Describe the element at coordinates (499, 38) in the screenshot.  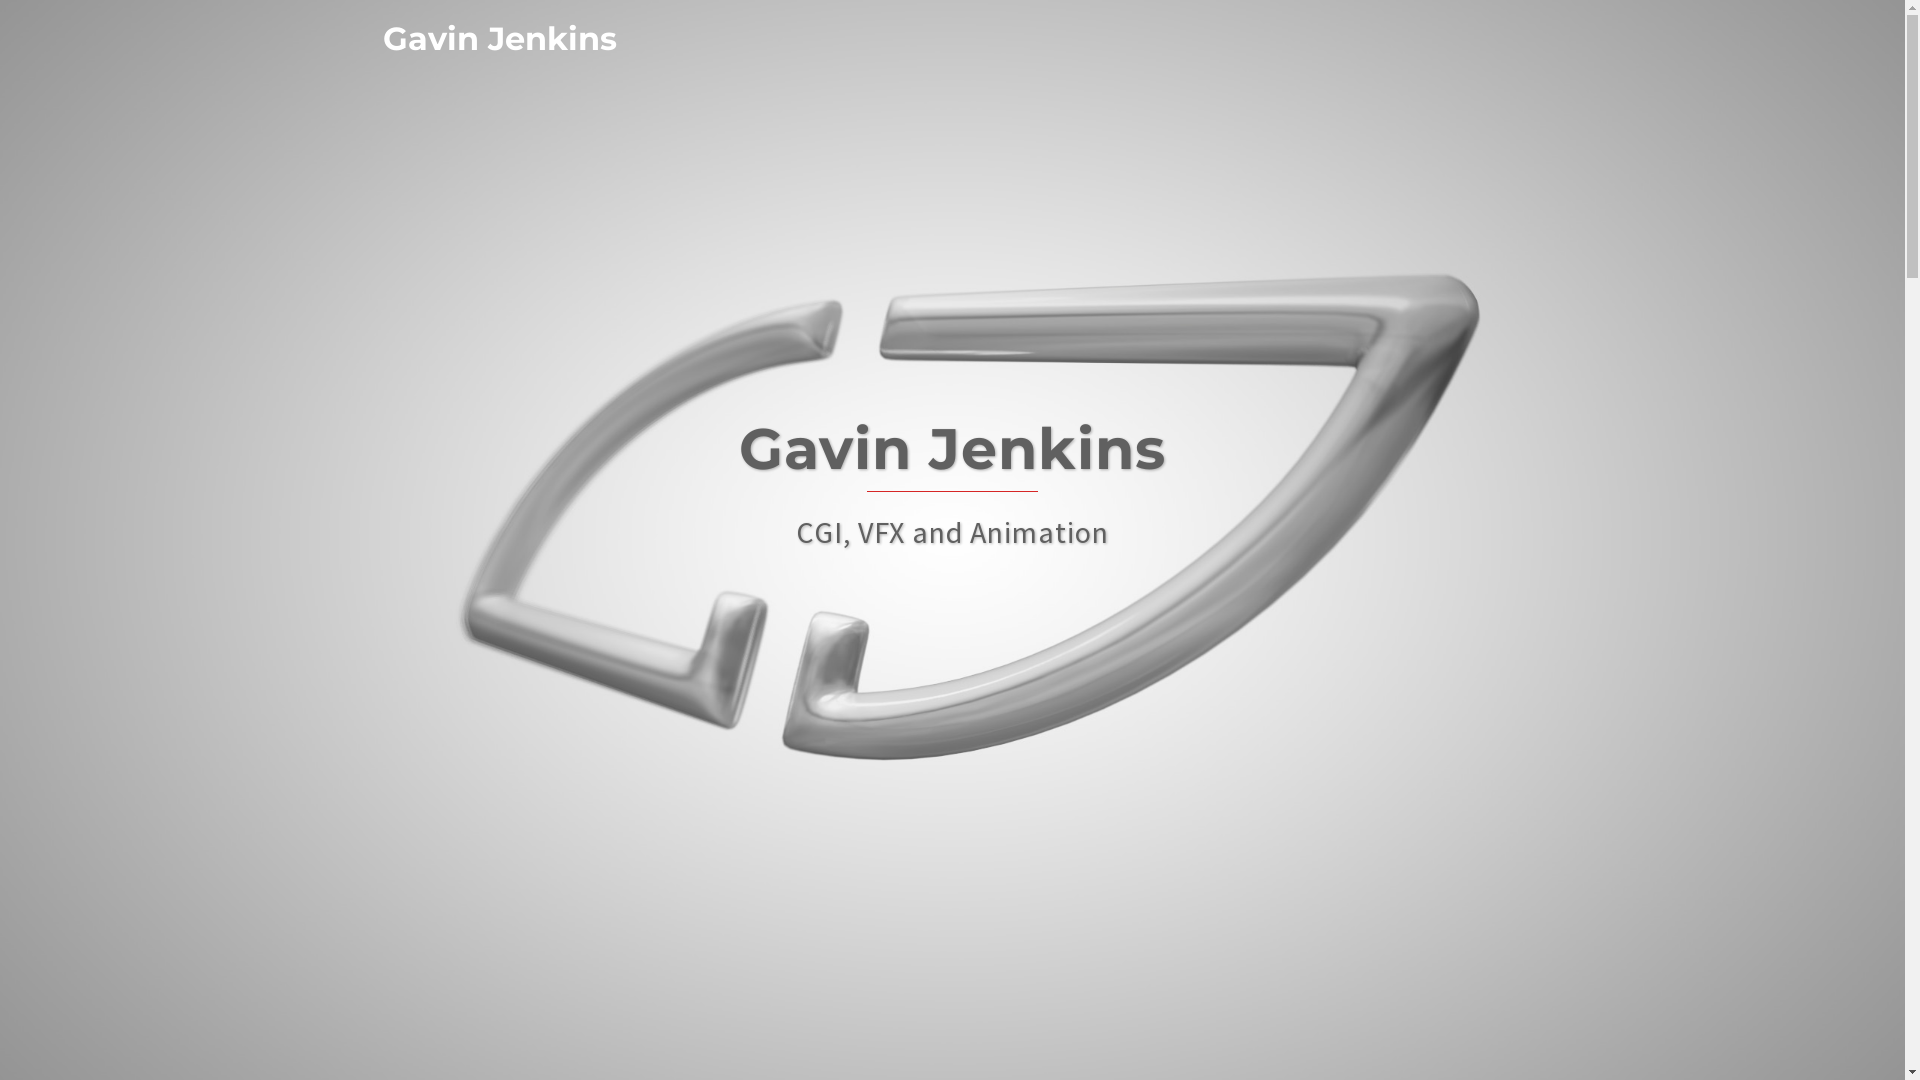
I see `'Gavin Jenkins'` at that location.